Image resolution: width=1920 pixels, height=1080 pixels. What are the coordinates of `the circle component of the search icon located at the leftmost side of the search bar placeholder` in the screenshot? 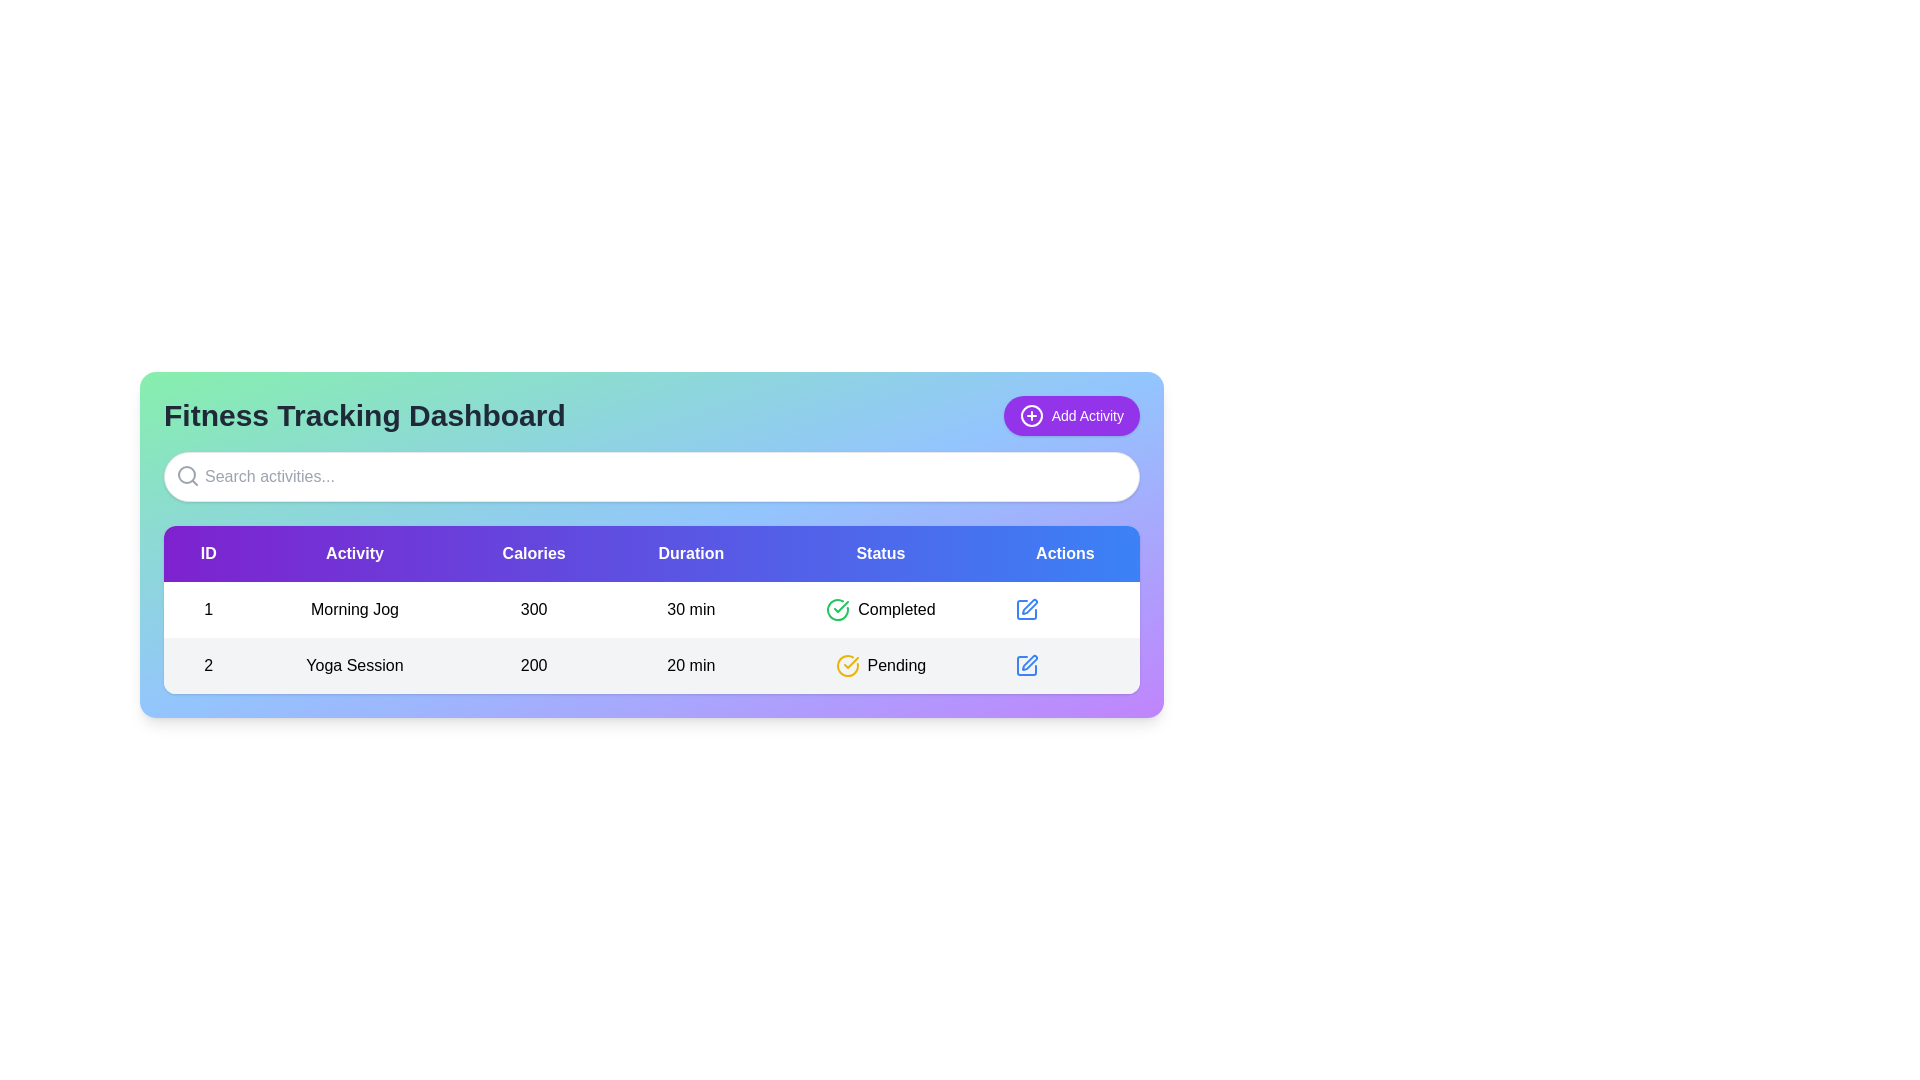 It's located at (187, 474).